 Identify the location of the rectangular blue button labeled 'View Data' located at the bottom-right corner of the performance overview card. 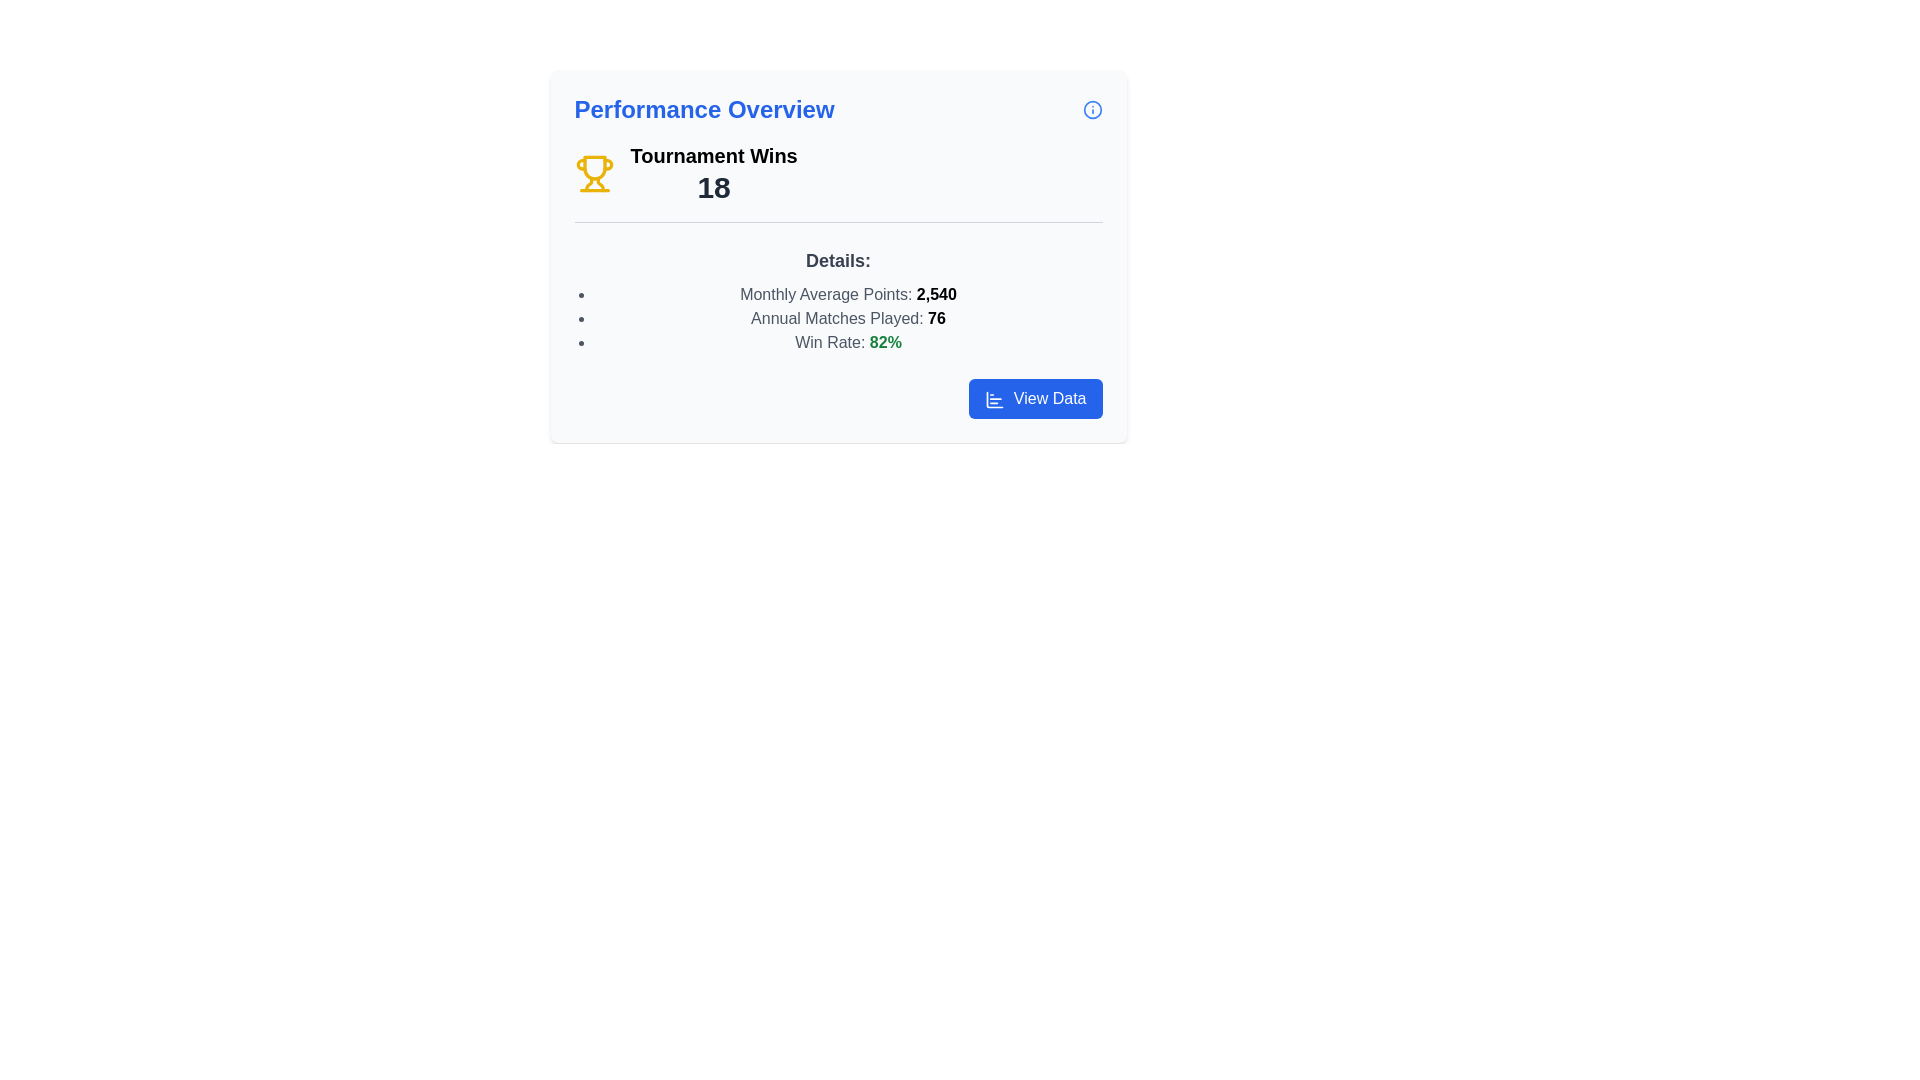
(1036, 398).